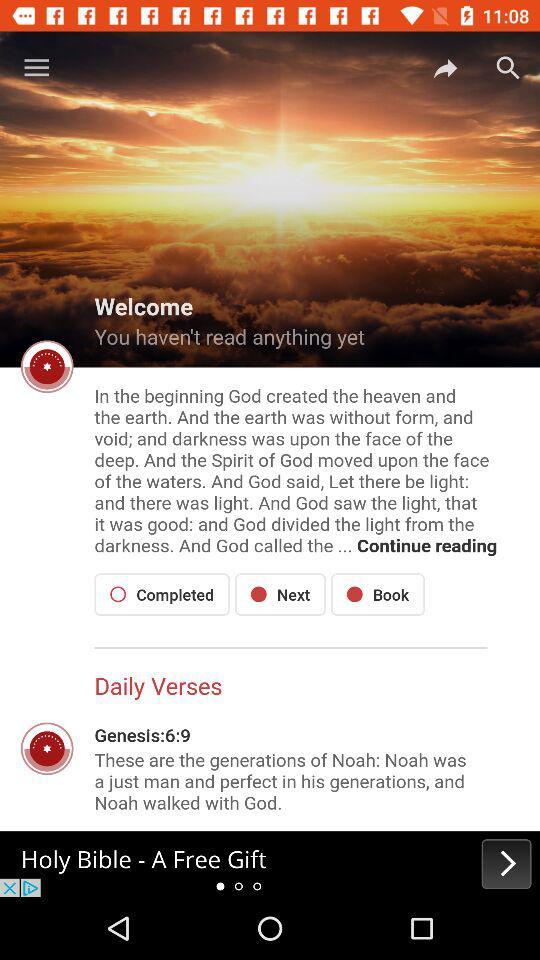  I want to click on open advertisement, so click(270, 863).